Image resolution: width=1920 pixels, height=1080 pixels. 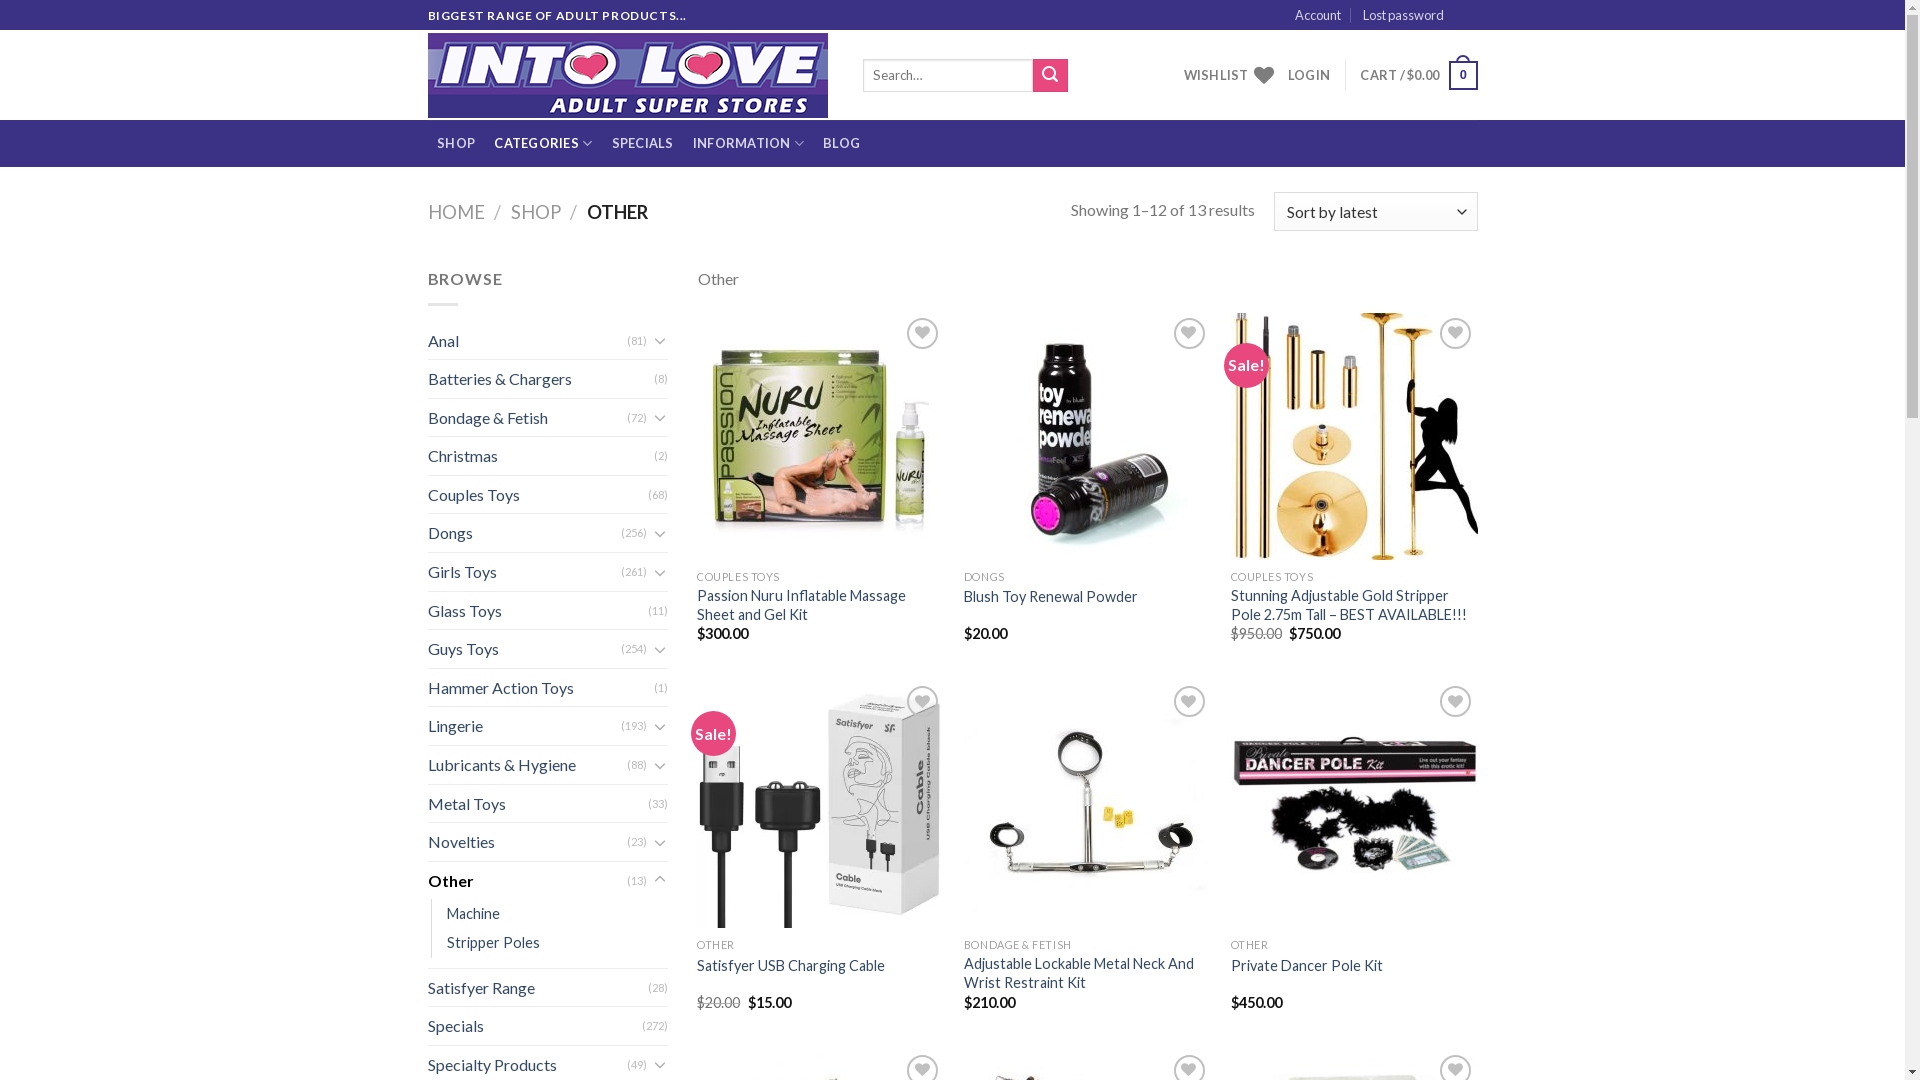 What do you see at coordinates (629, 74) in the screenshot?
I see `'Into Love - adult shop'` at bounding box center [629, 74].